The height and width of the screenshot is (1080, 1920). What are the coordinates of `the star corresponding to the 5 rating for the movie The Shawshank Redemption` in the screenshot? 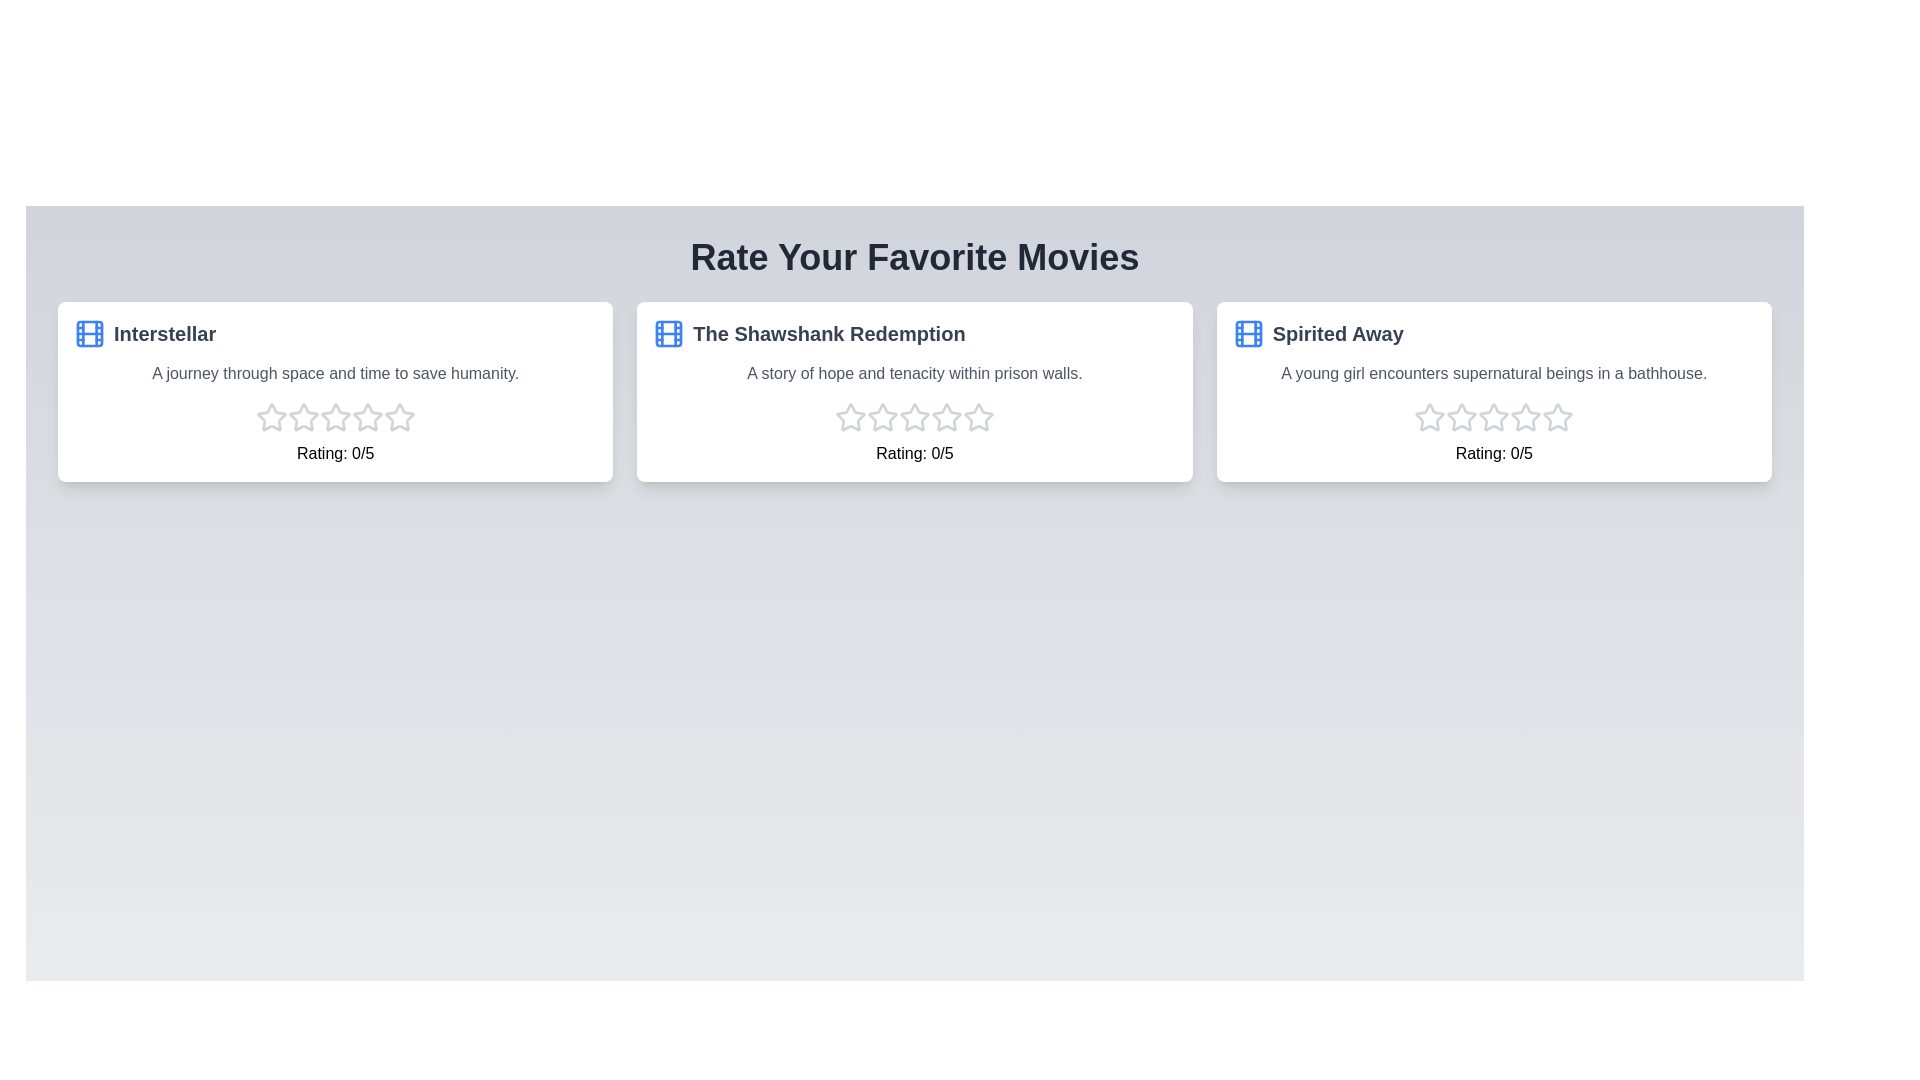 It's located at (979, 416).